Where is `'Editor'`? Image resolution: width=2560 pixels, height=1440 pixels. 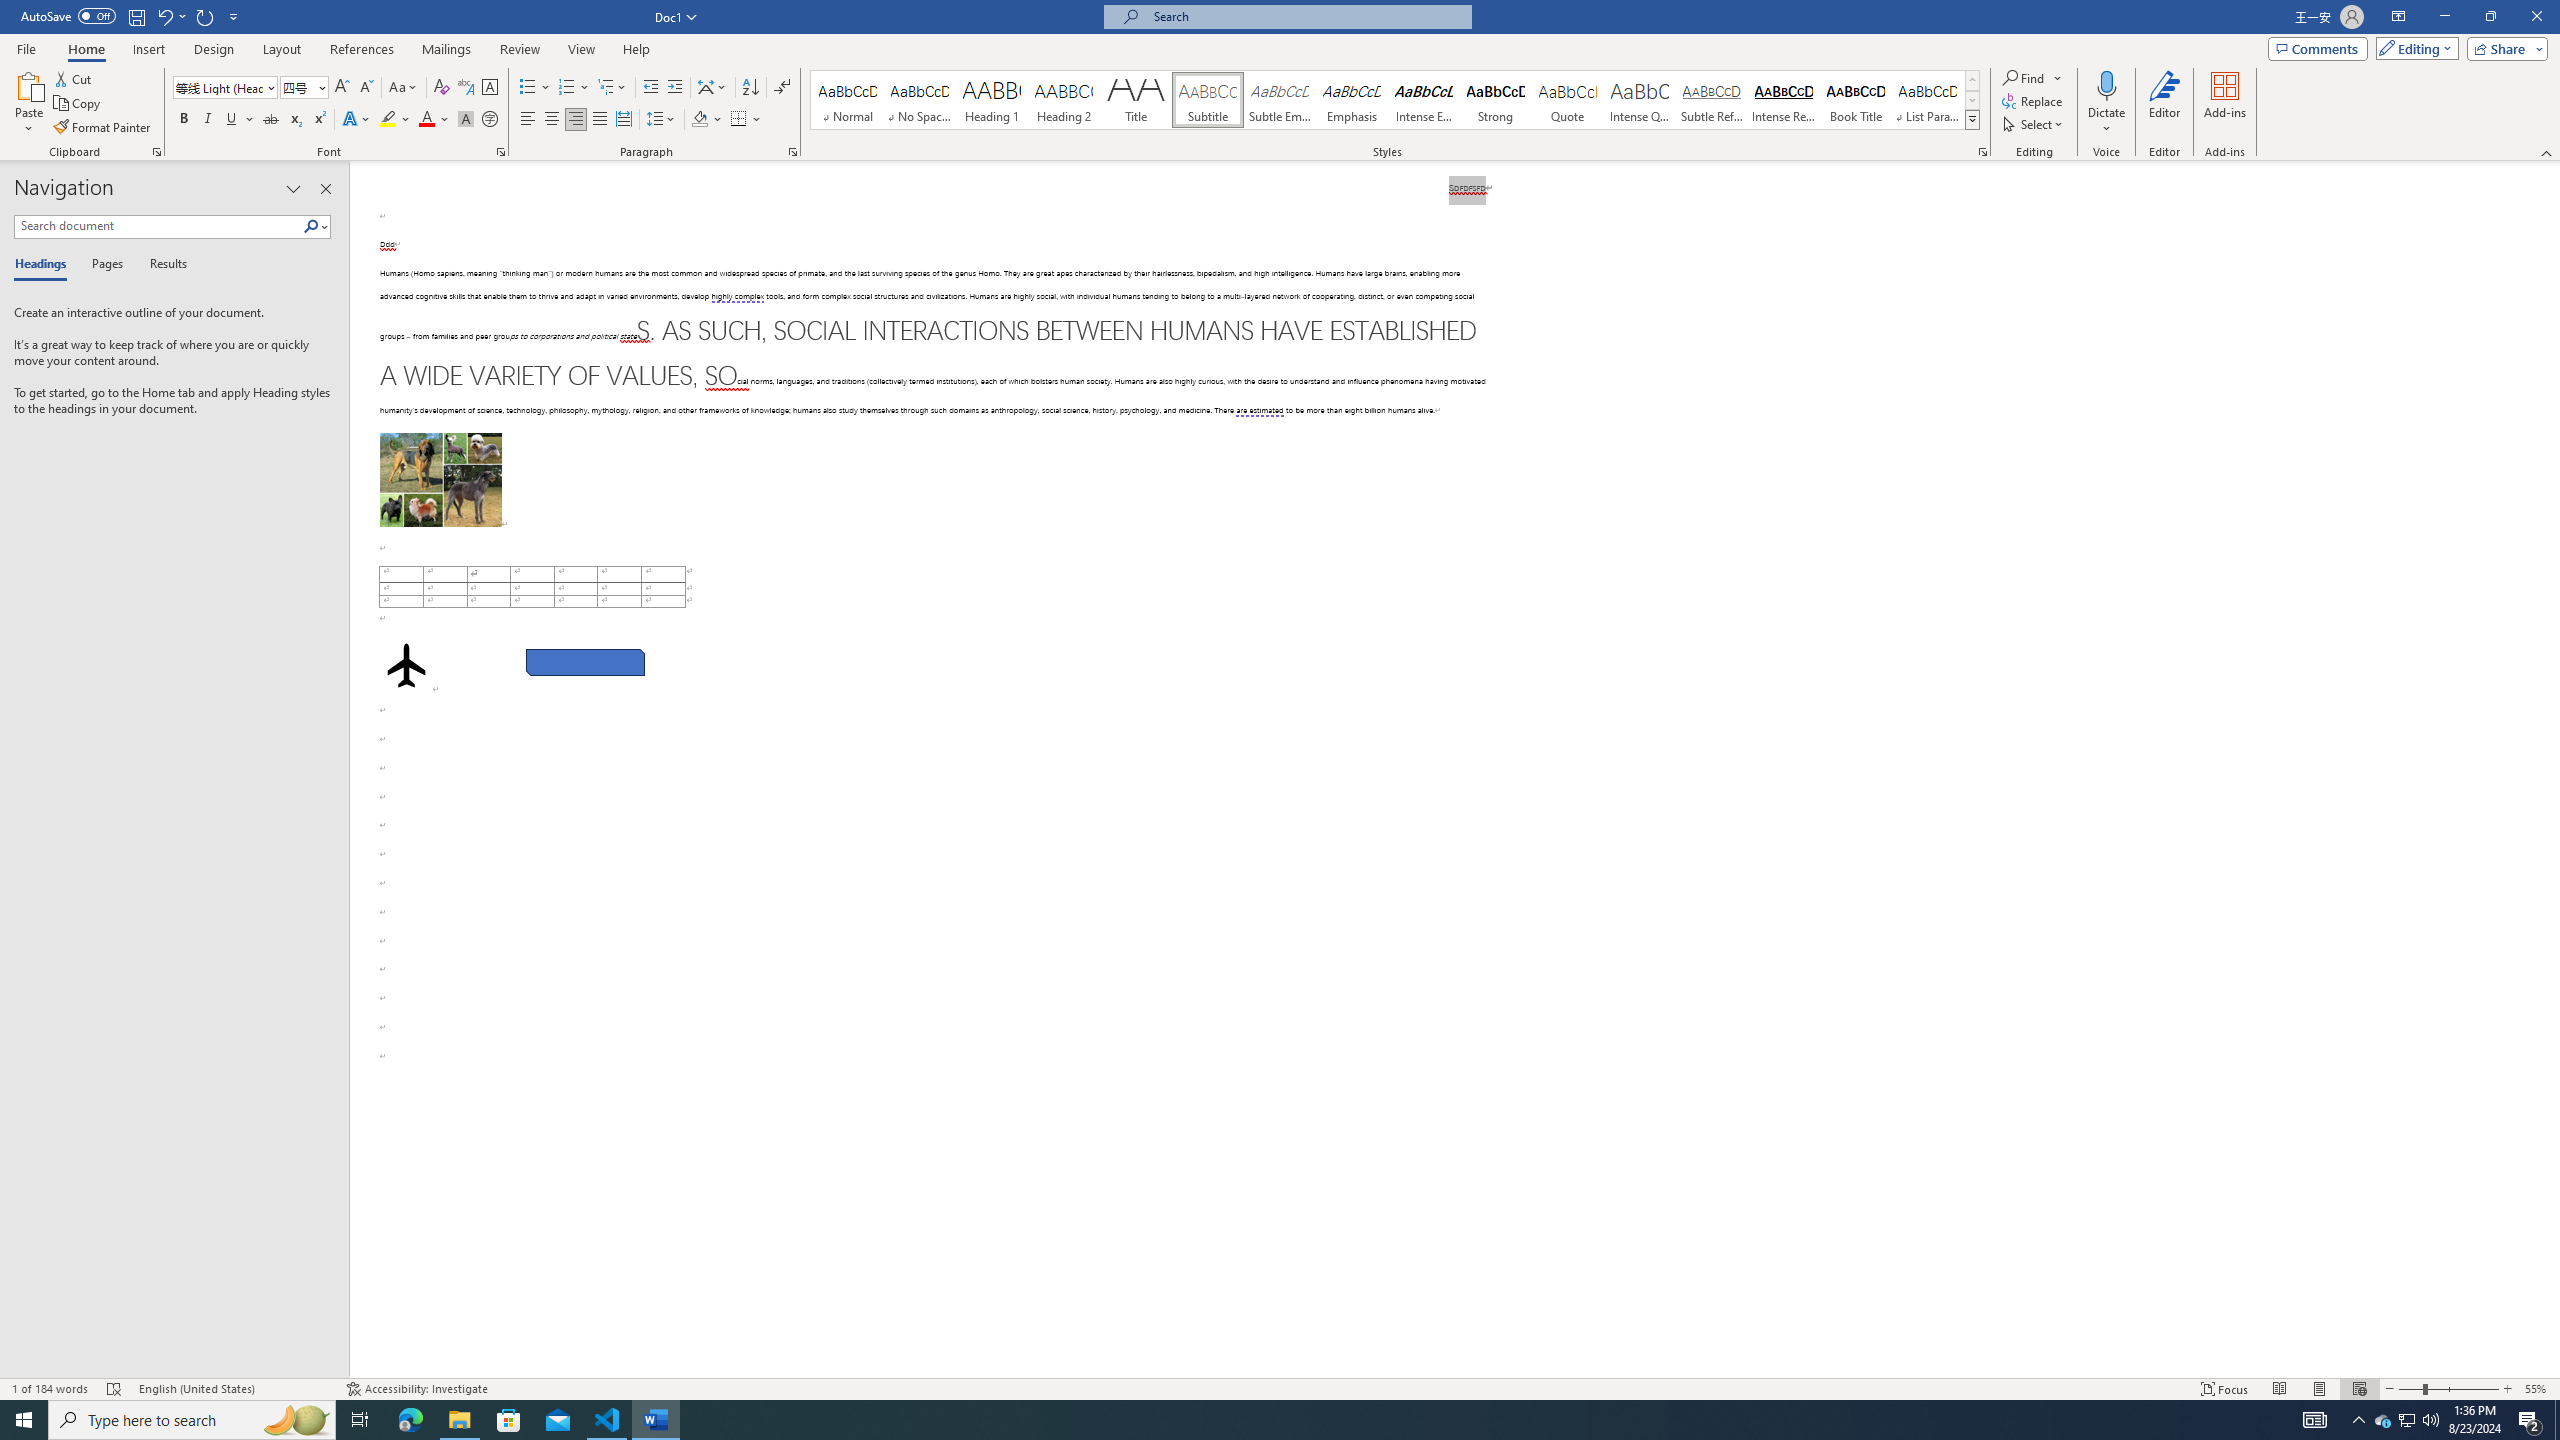
'Editor' is located at coordinates (2164, 103).